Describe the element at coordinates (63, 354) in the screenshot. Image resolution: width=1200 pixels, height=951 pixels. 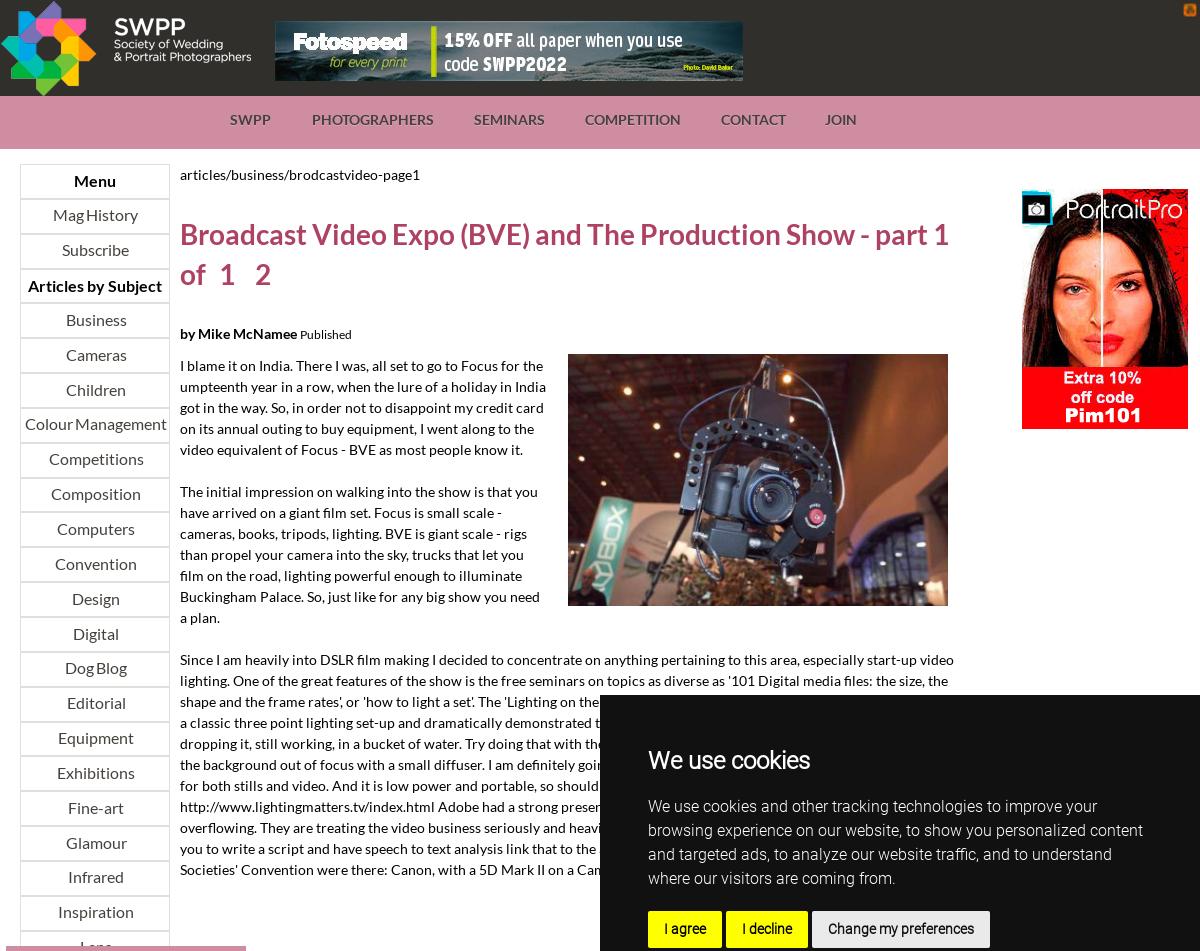
I see `'Cameras'` at that location.